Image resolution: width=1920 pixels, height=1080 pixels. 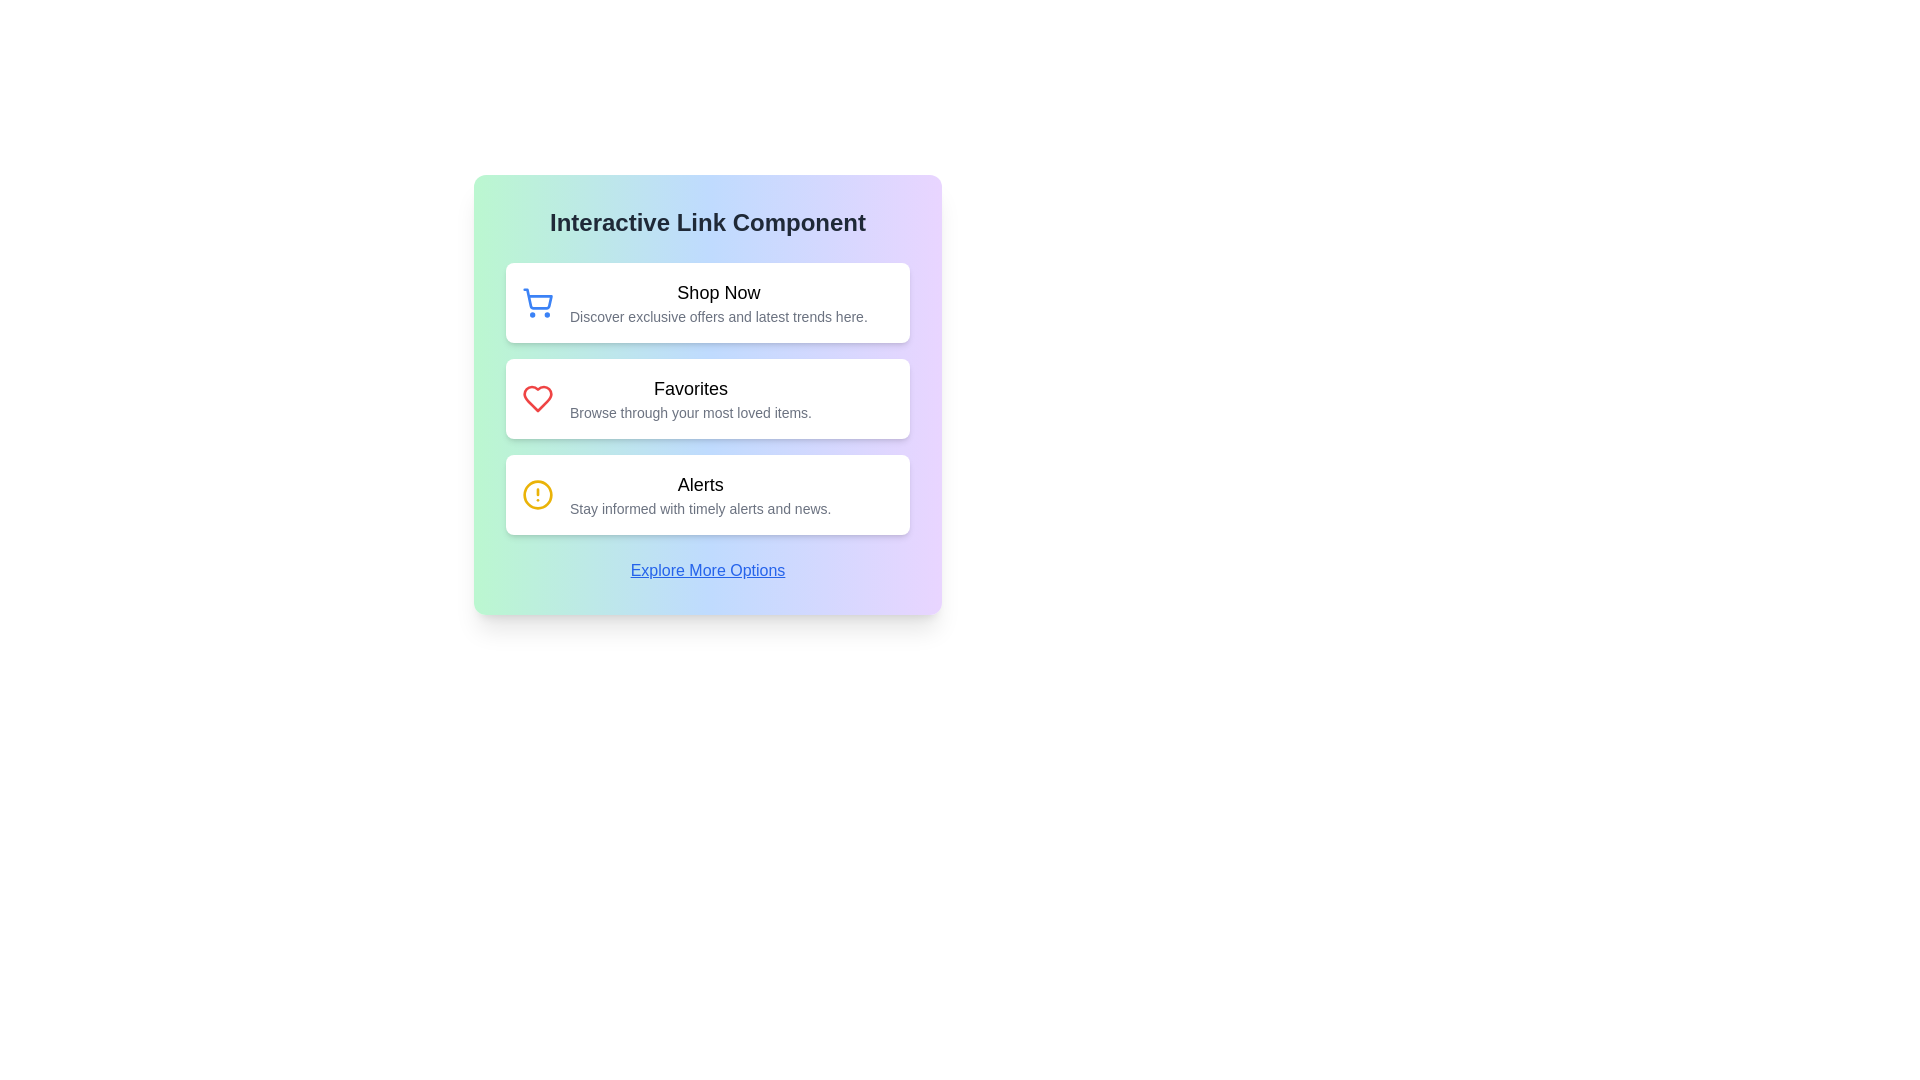 What do you see at coordinates (708, 494) in the screenshot?
I see `the clickable link styled as a card component that provides navigational functionality` at bounding box center [708, 494].